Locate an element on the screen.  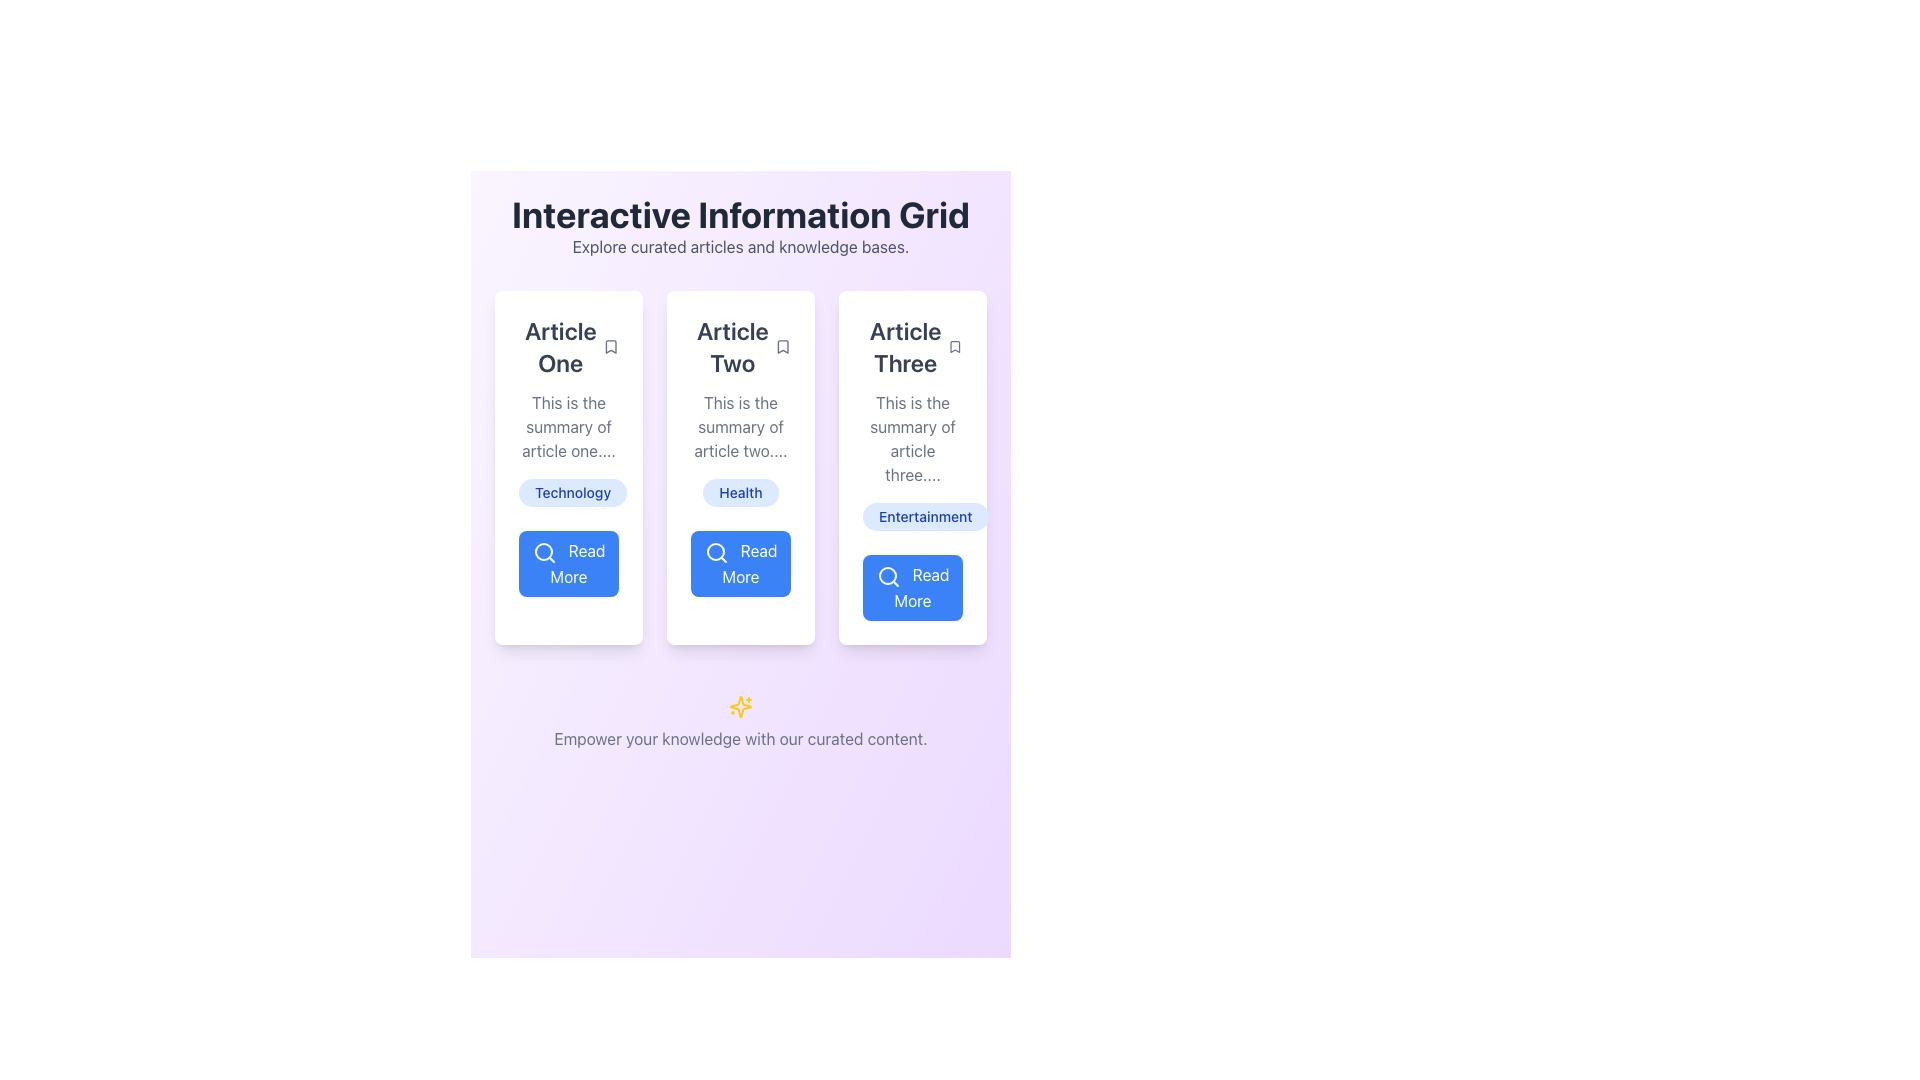
the rectangular blue button labeled 'Read More' with a magnifying glass icon, located beneath the 'Article Two' section, to change its appearance is located at coordinates (739, 563).